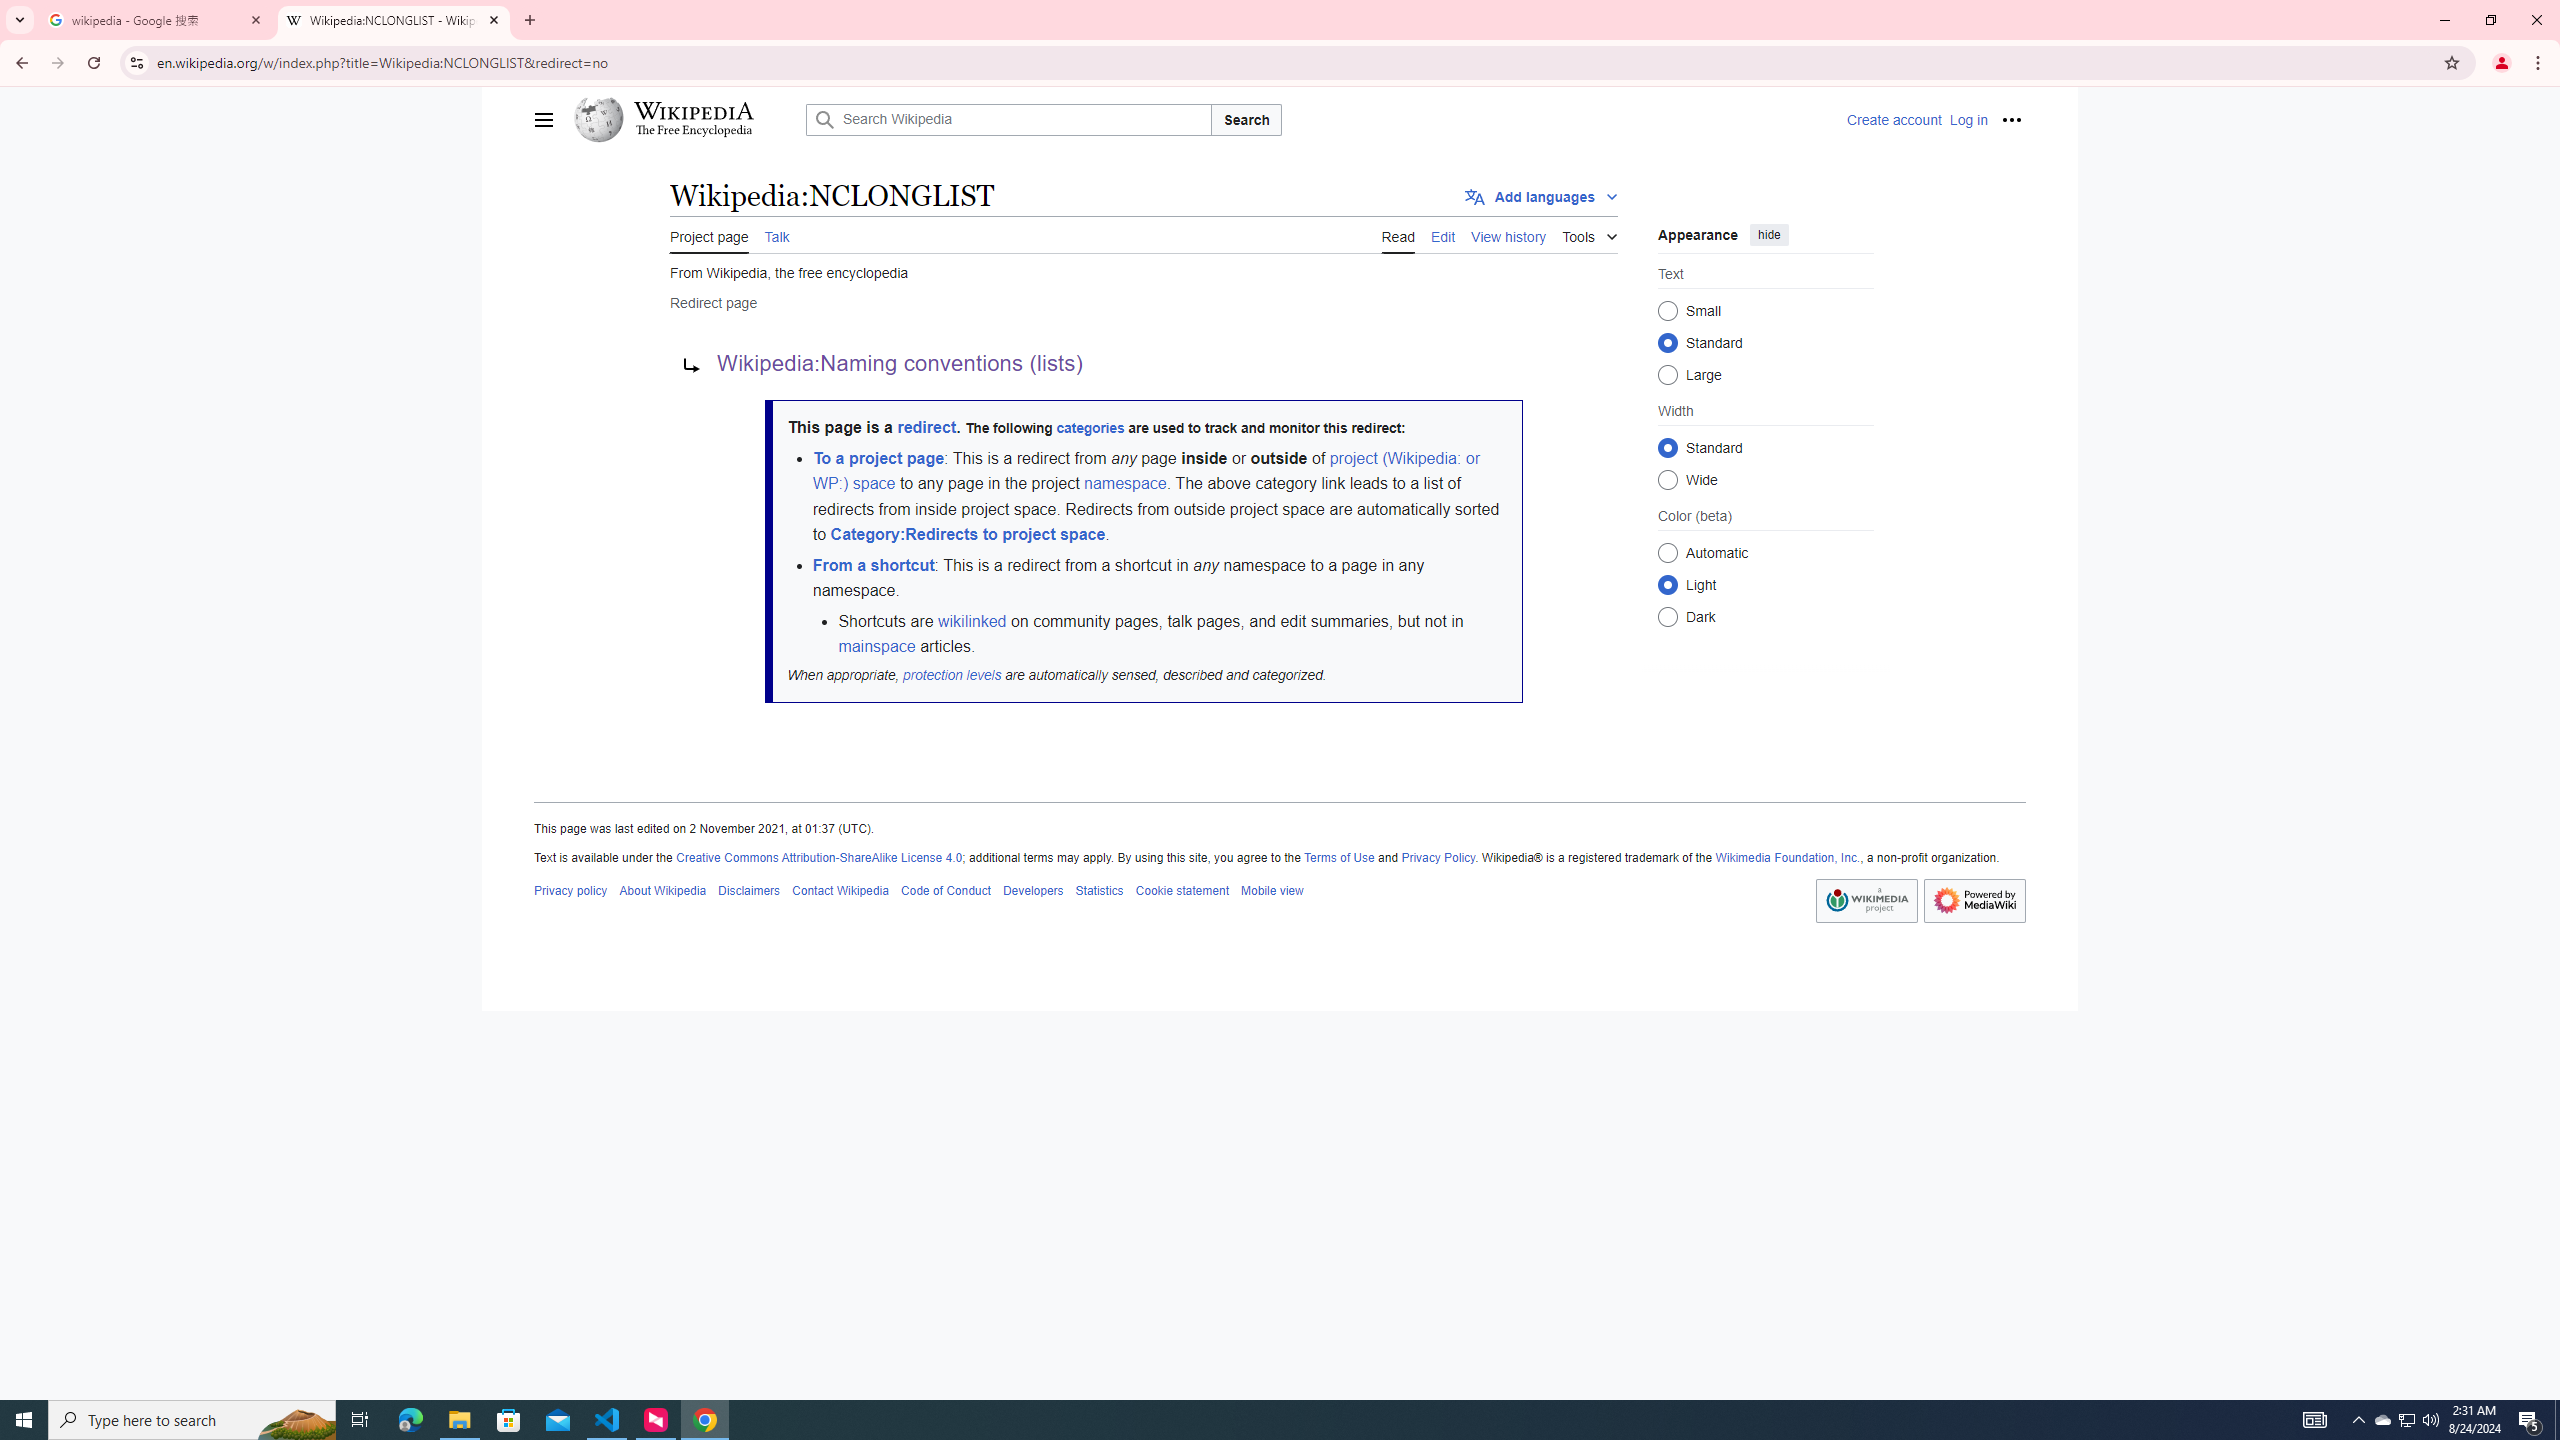 Image resolution: width=2560 pixels, height=1440 pixels. What do you see at coordinates (925, 426) in the screenshot?
I see `'redirect'` at bounding box center [925, 426].